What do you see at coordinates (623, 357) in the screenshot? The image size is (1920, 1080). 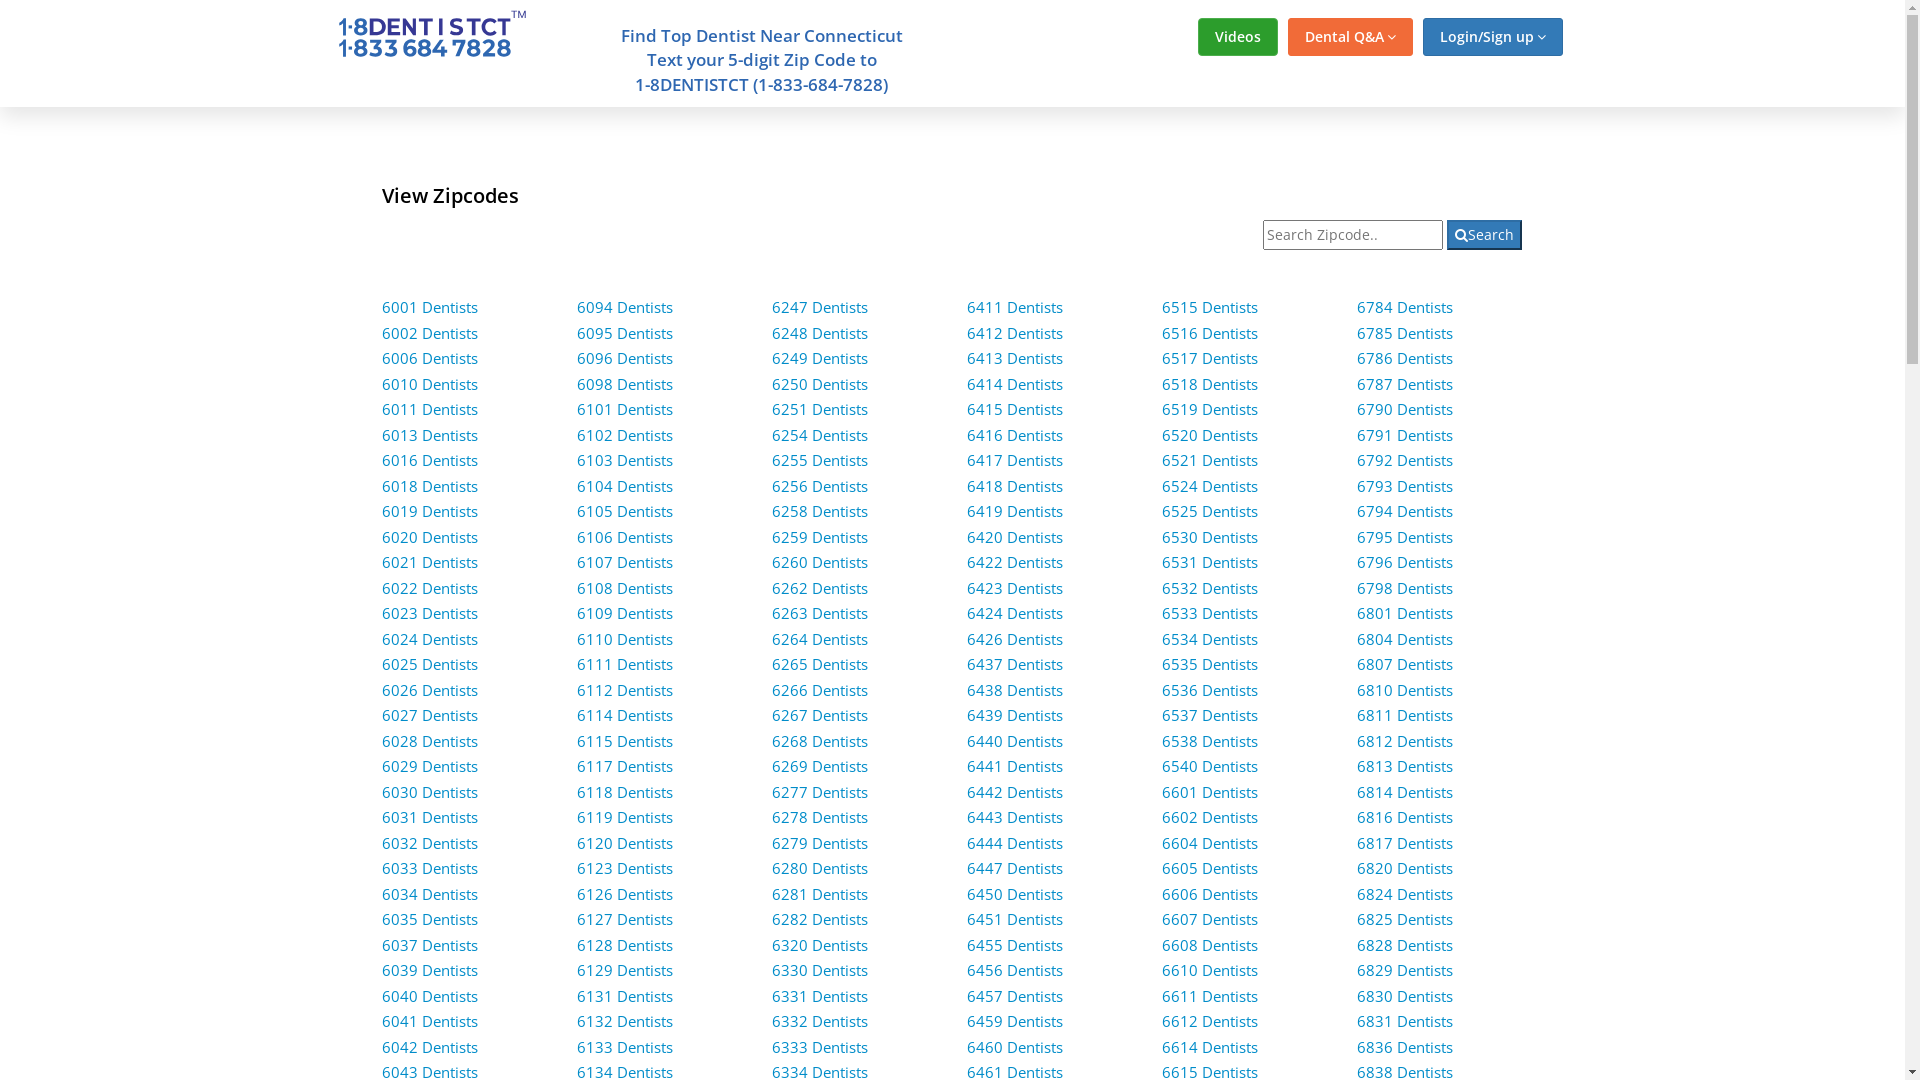 I see `'6096 Dentists'` at bounding box center [623, 357].